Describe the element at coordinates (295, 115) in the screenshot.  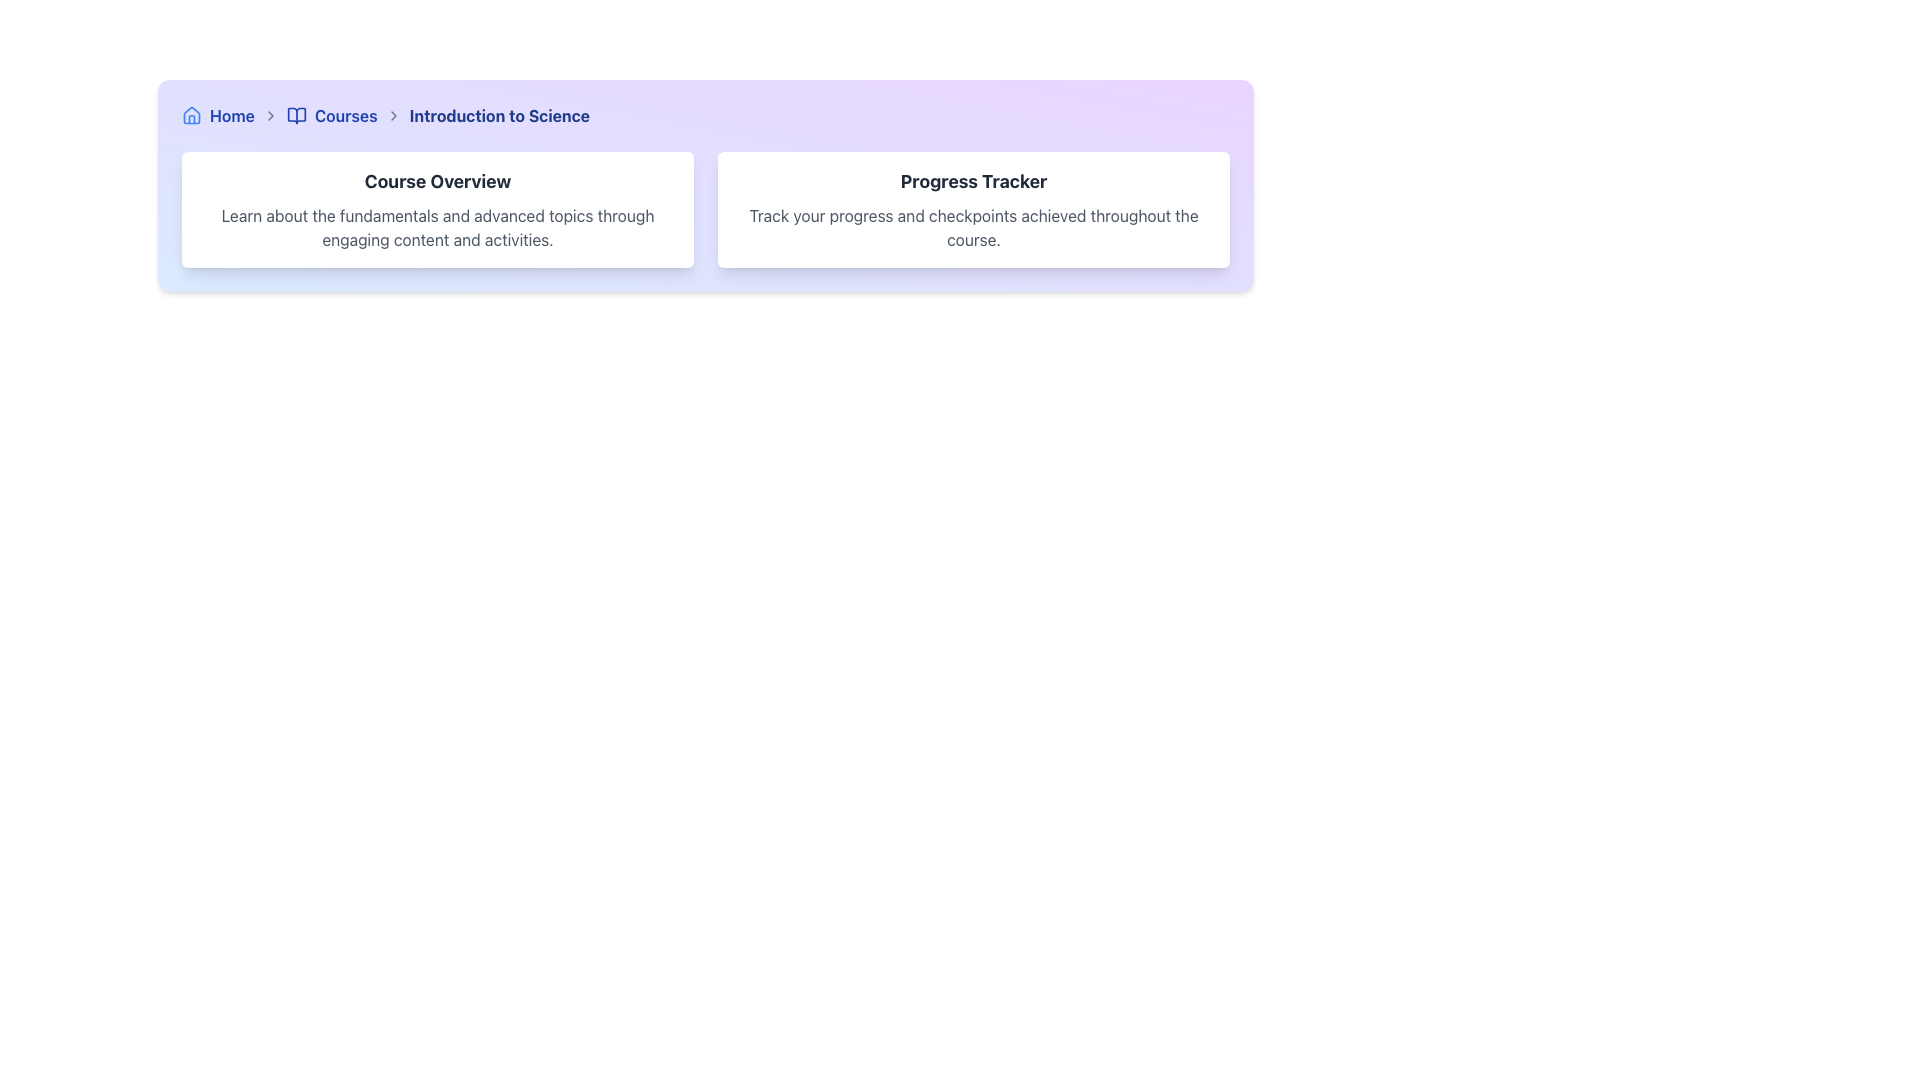
I see `the open book icon located next to the 'Courses' text in the breadcrumb navigation bar` at that location.